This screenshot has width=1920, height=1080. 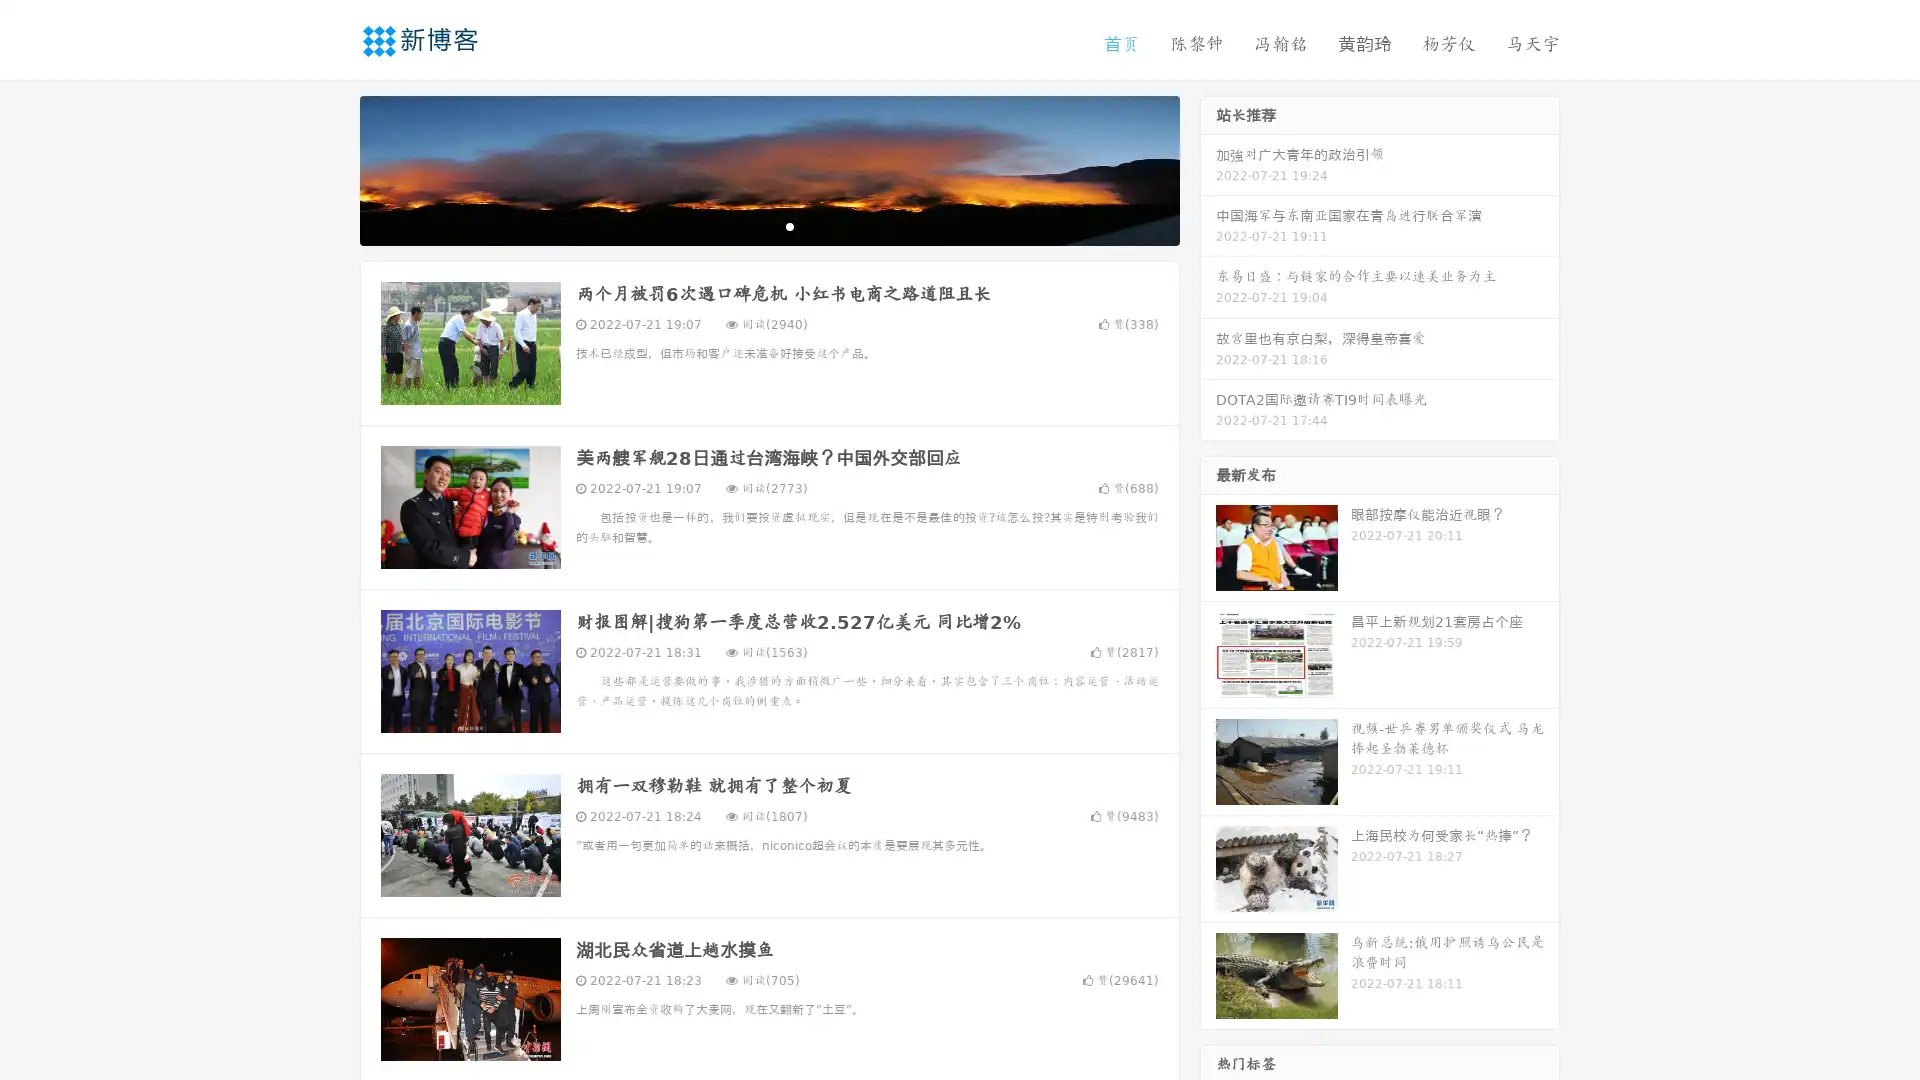 What do you see at coordinates (330, 168) in the screenshot?
I see `Previous slide` at bounding box center [330, 168].